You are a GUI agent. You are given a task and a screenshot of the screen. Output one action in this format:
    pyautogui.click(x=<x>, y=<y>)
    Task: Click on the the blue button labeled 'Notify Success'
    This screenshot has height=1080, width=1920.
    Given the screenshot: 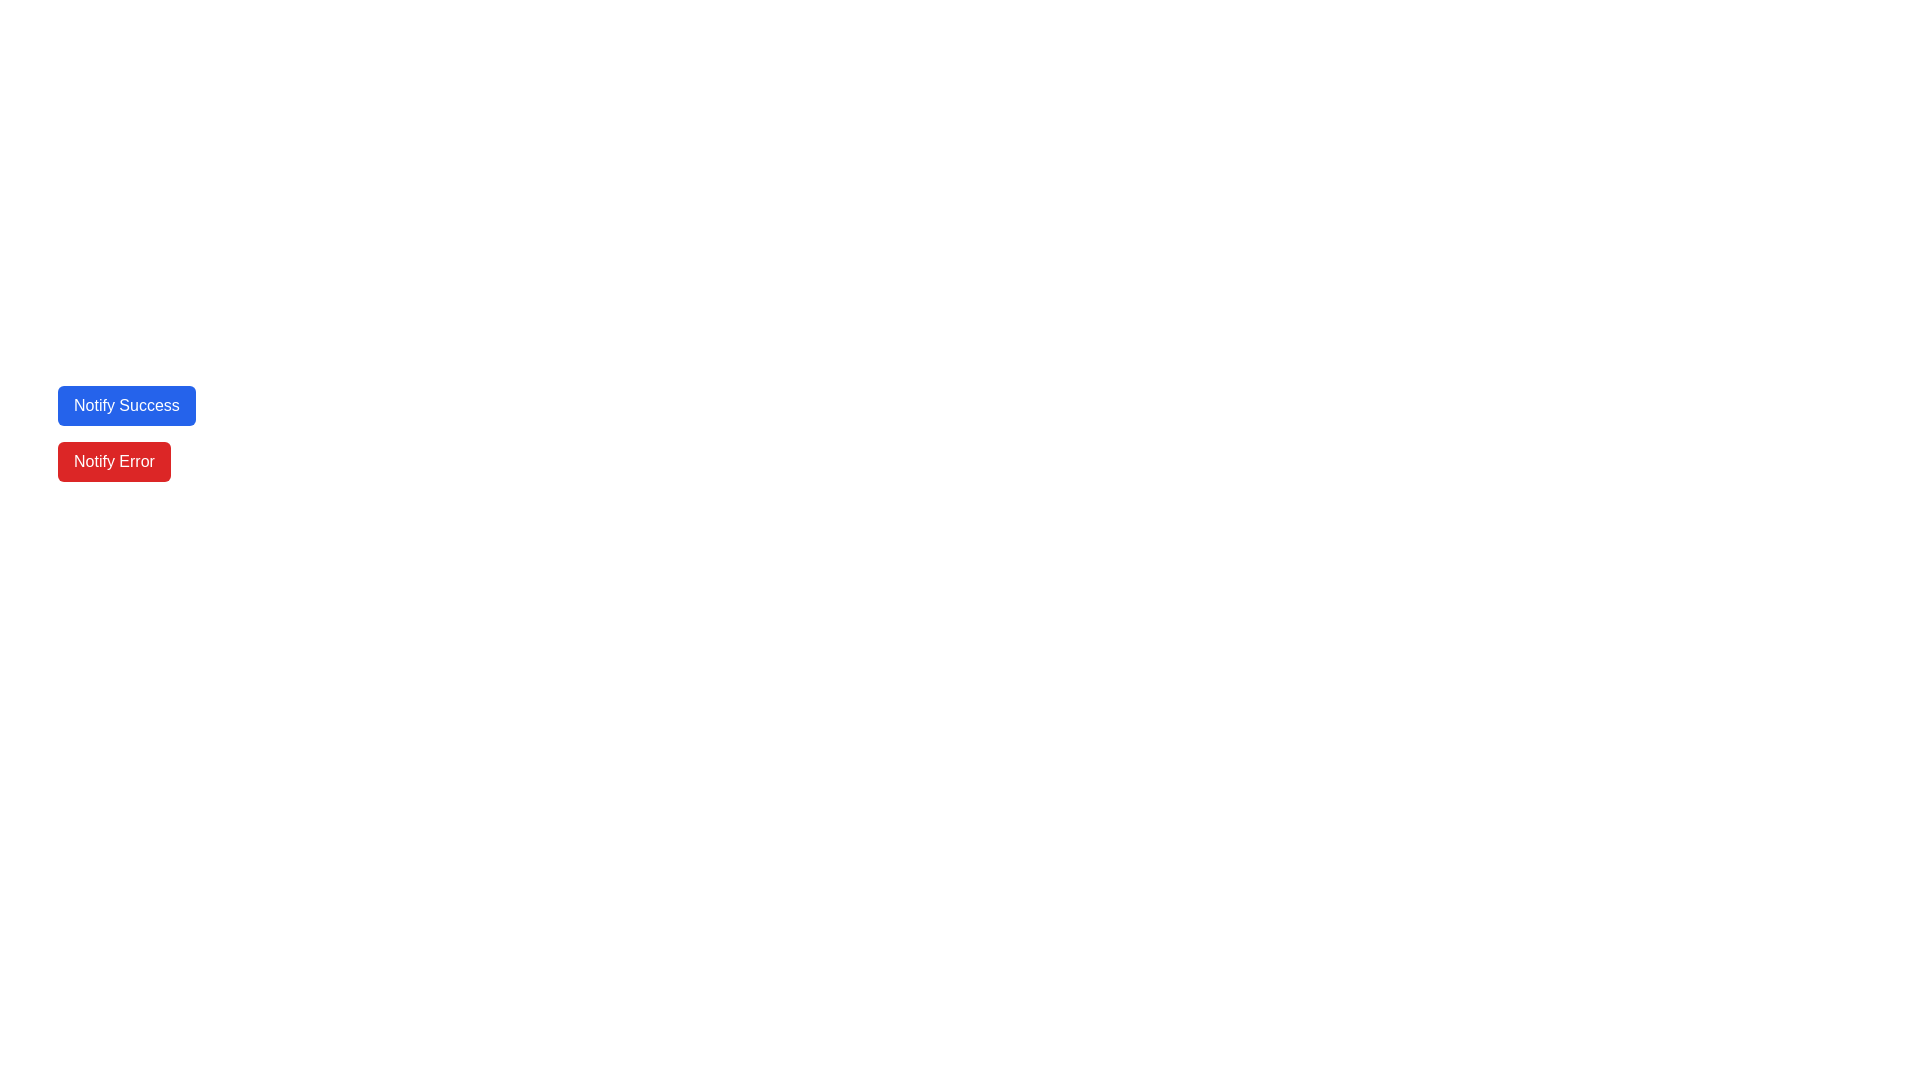 What is the action you would take?
    pyautogui.click(x=125, y=405)
    